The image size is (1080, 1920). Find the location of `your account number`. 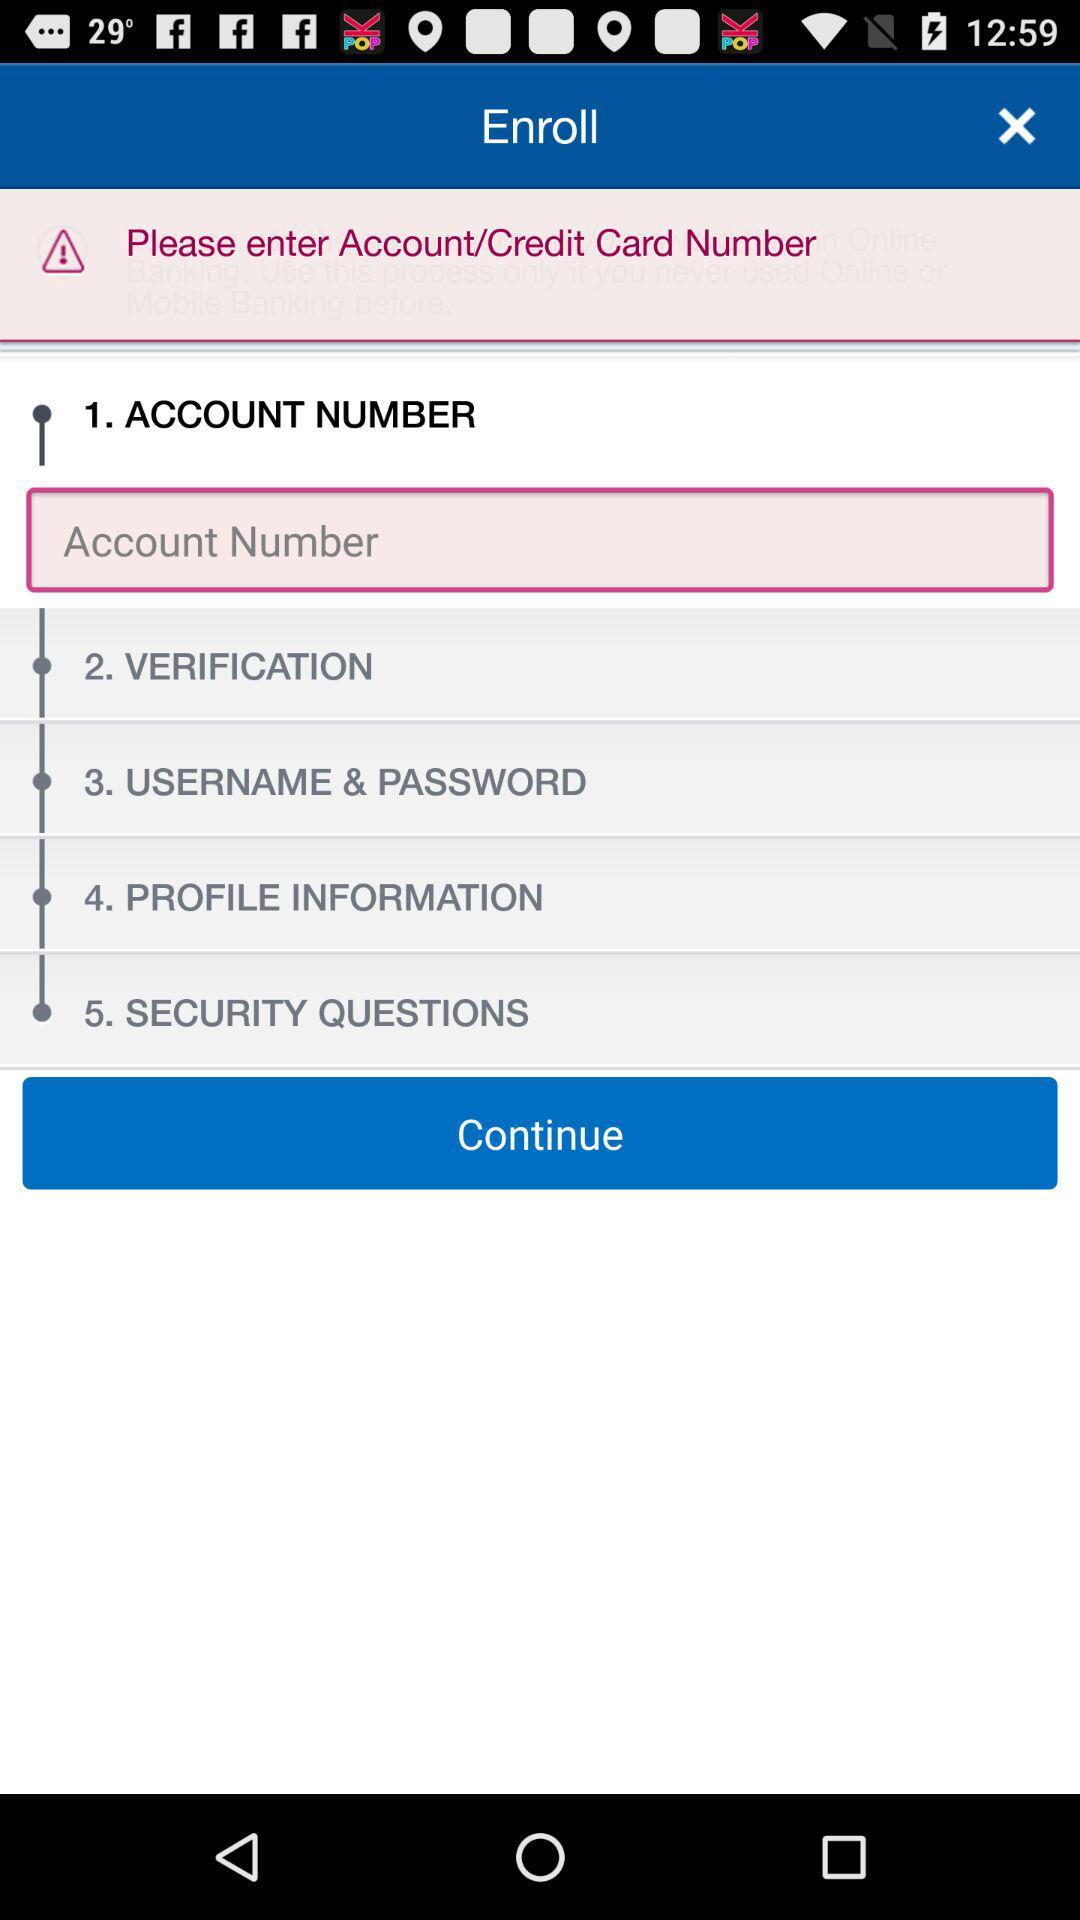

your account number is located at coordinates (540, 539).